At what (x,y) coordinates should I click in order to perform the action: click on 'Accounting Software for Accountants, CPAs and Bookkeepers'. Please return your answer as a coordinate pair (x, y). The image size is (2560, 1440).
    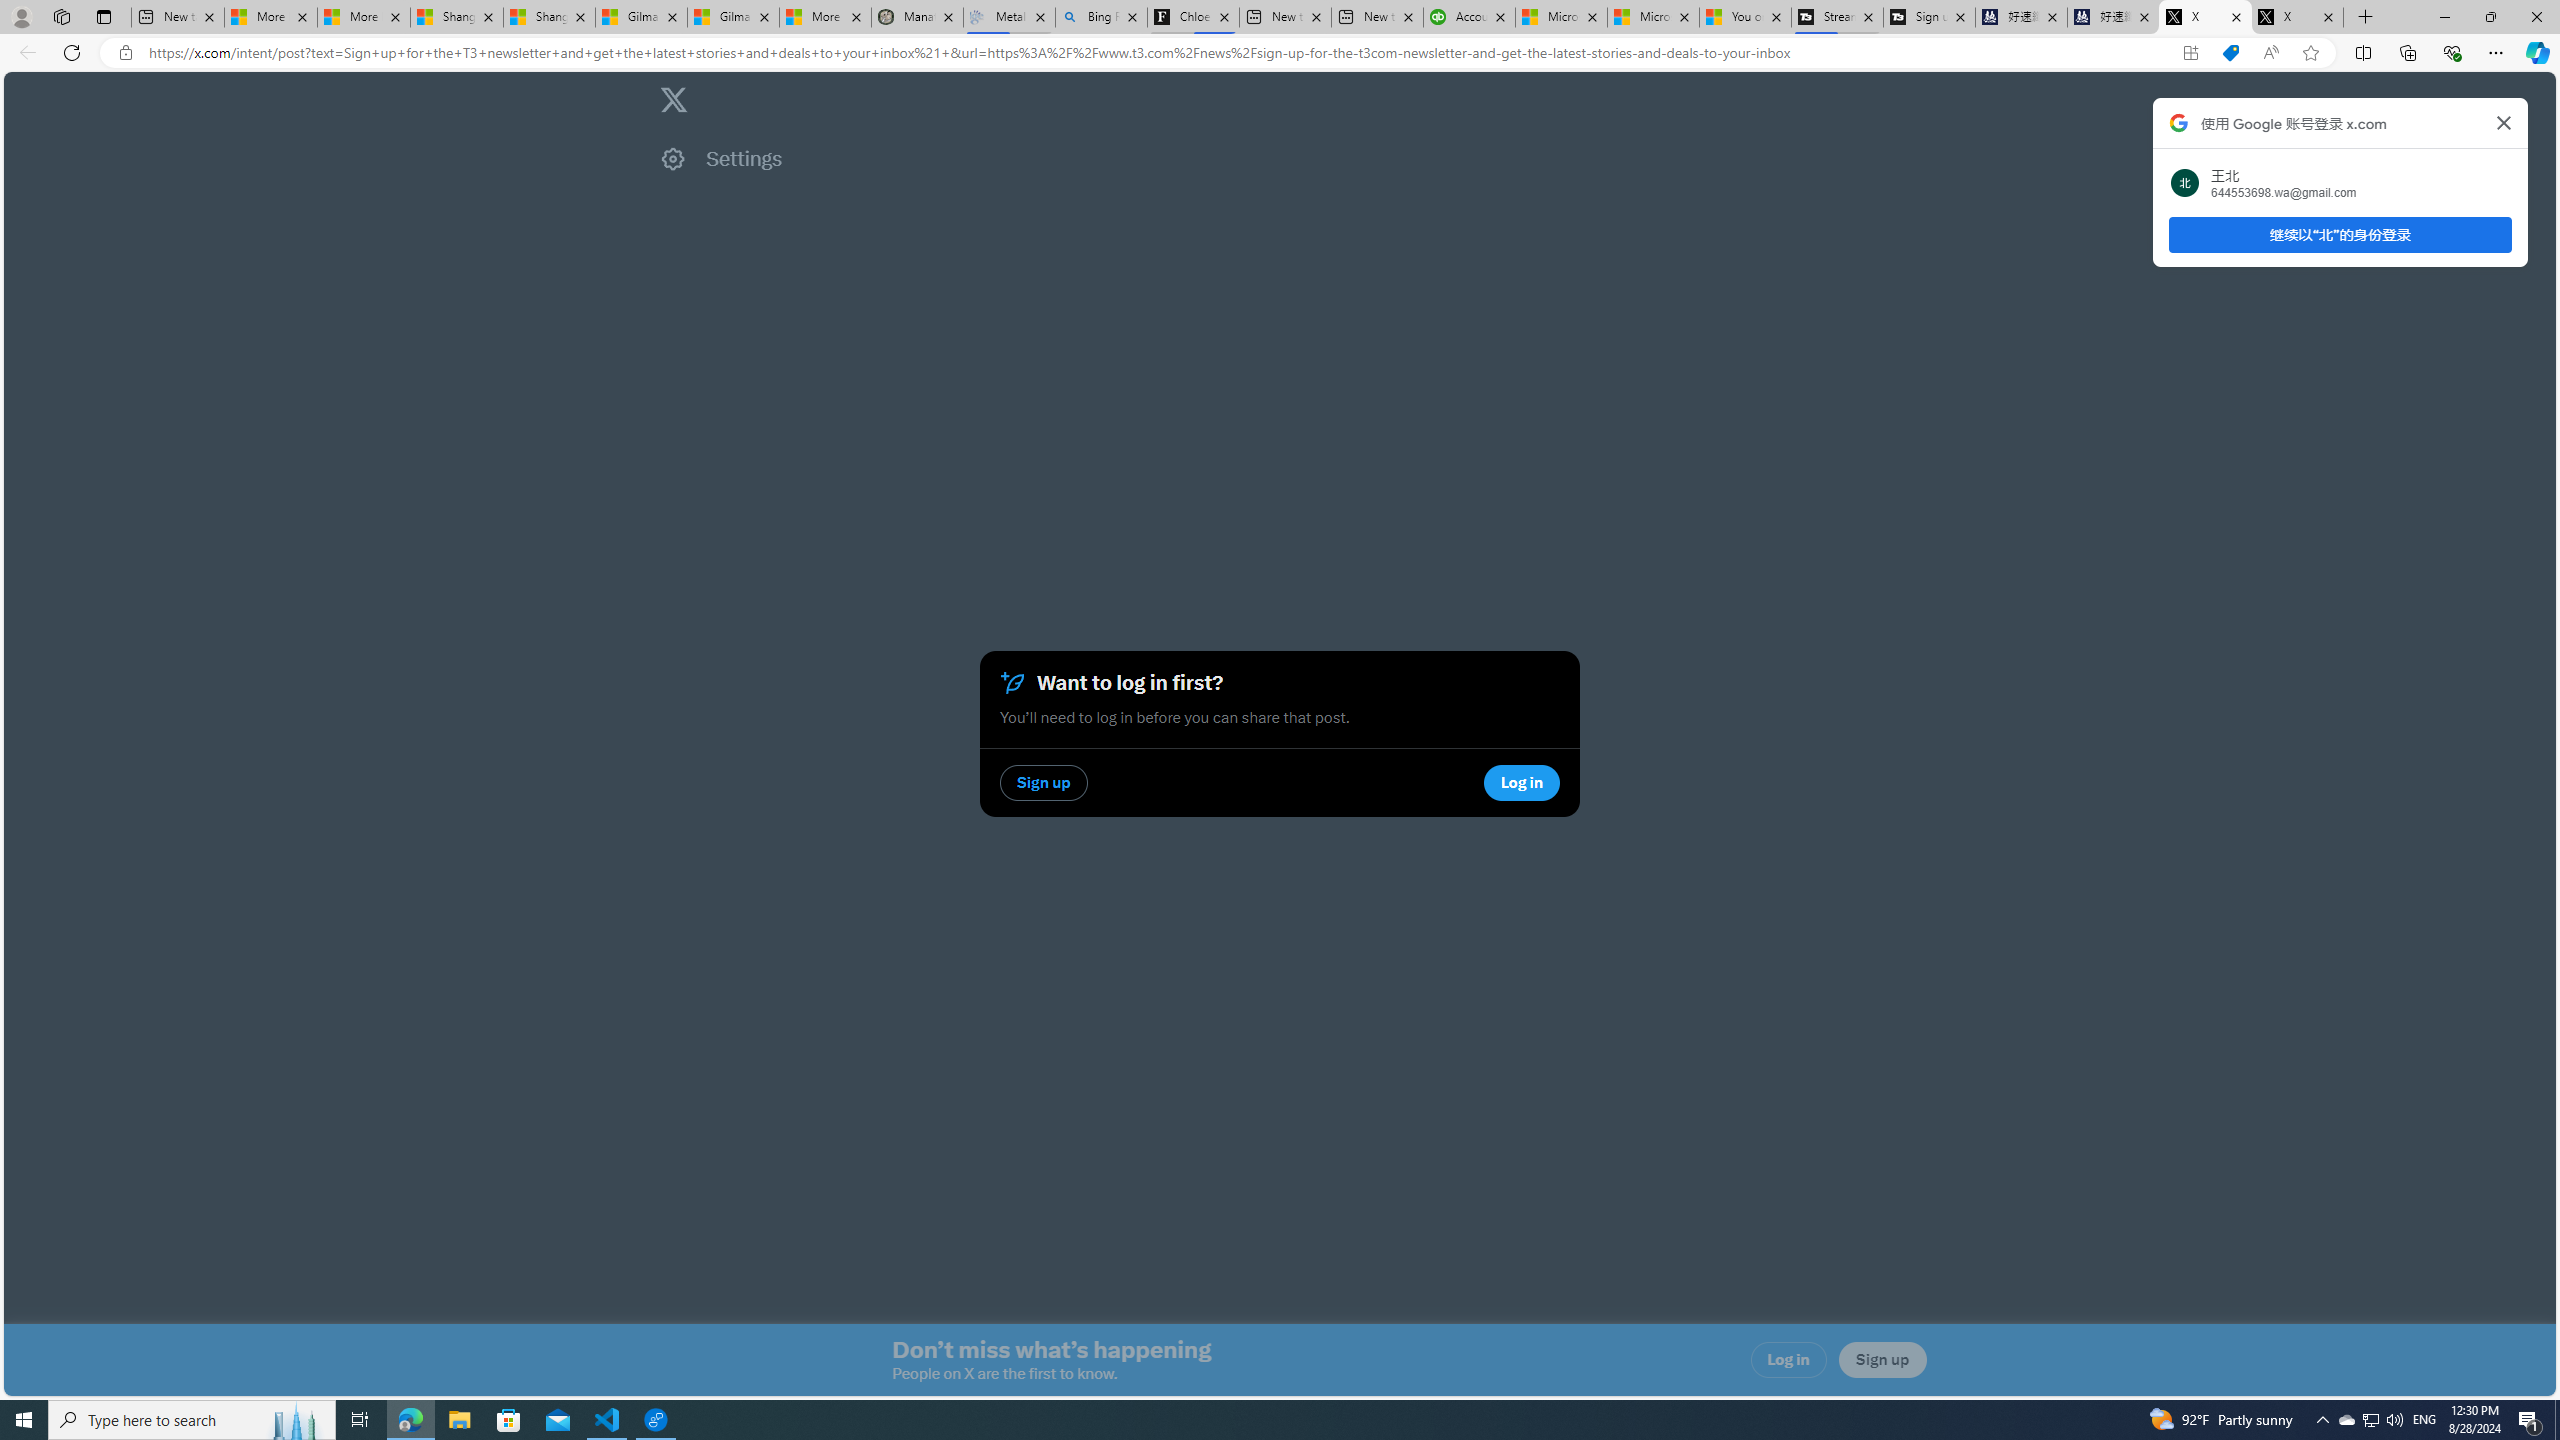
    Looking at the image, I should click on (1468, 16).